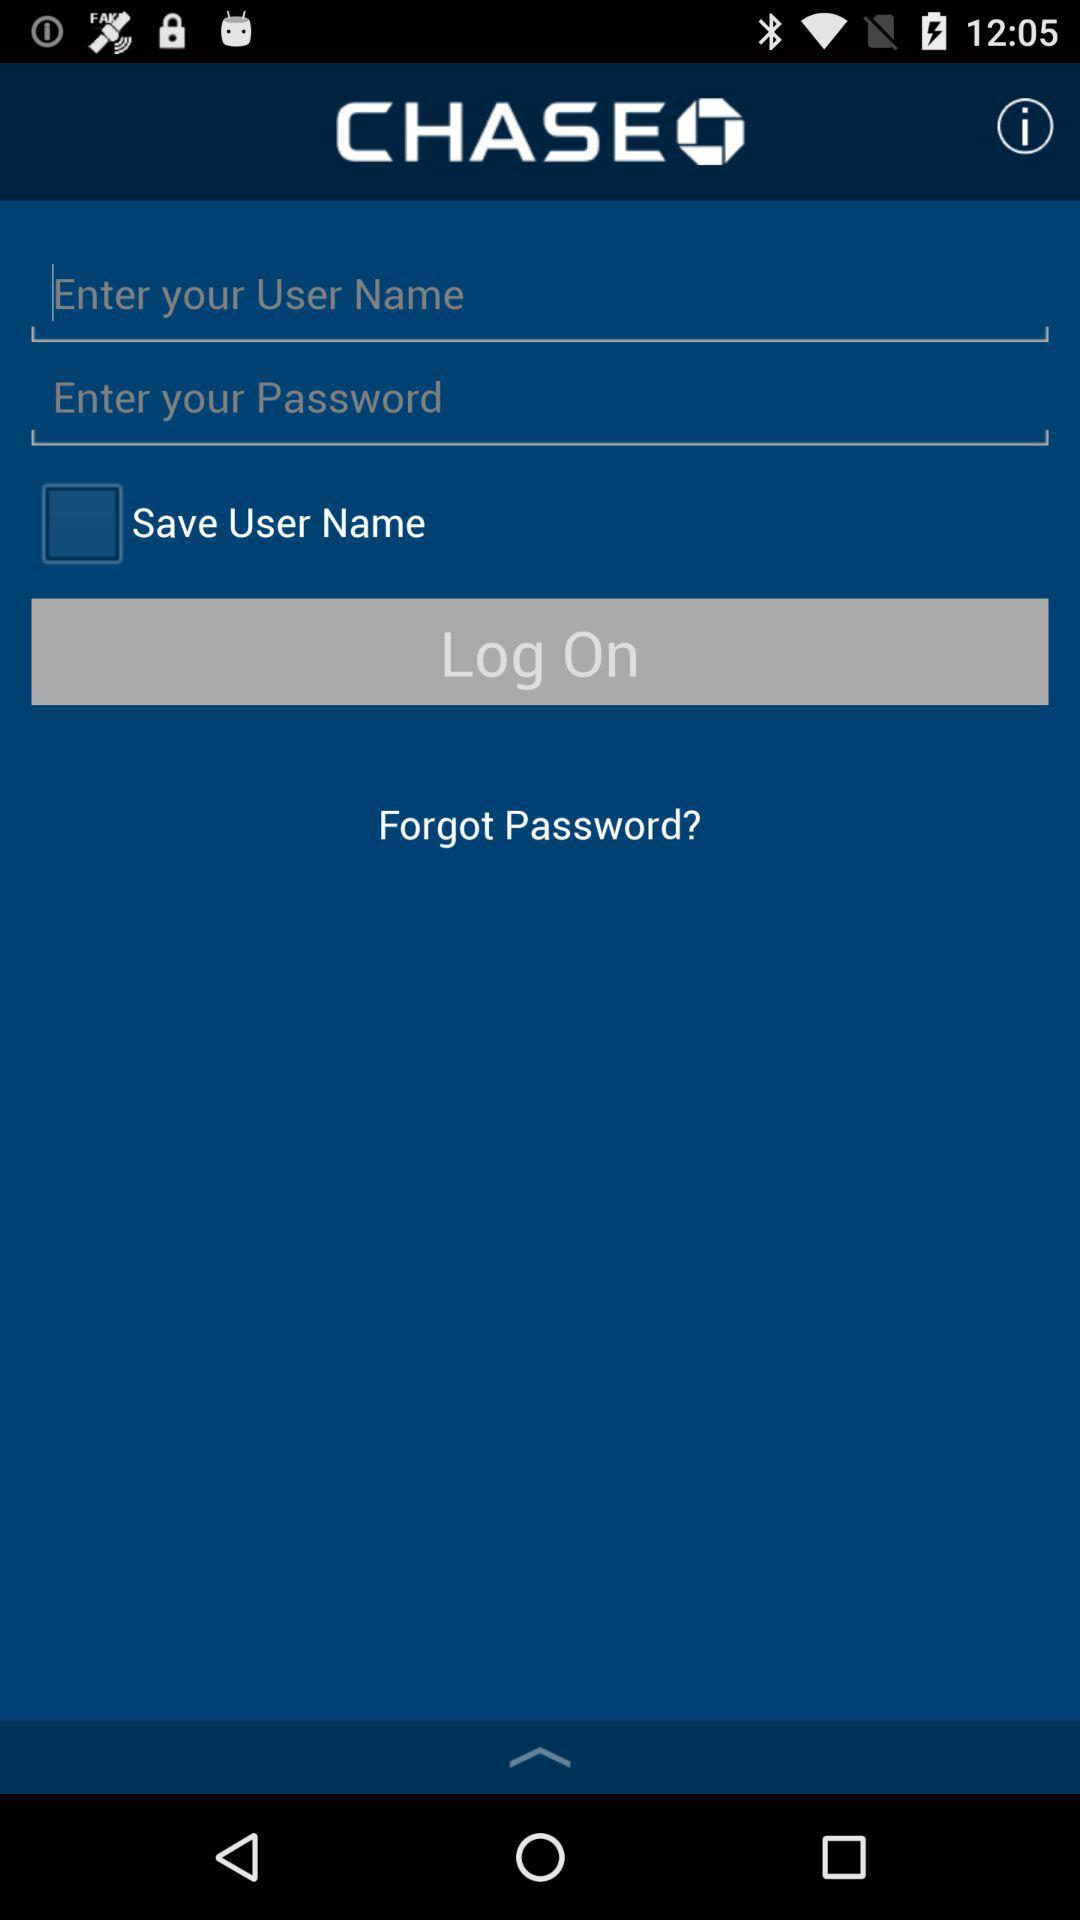 The image size is (1080, 1920). I want to click on typing box, so click(540, 395).